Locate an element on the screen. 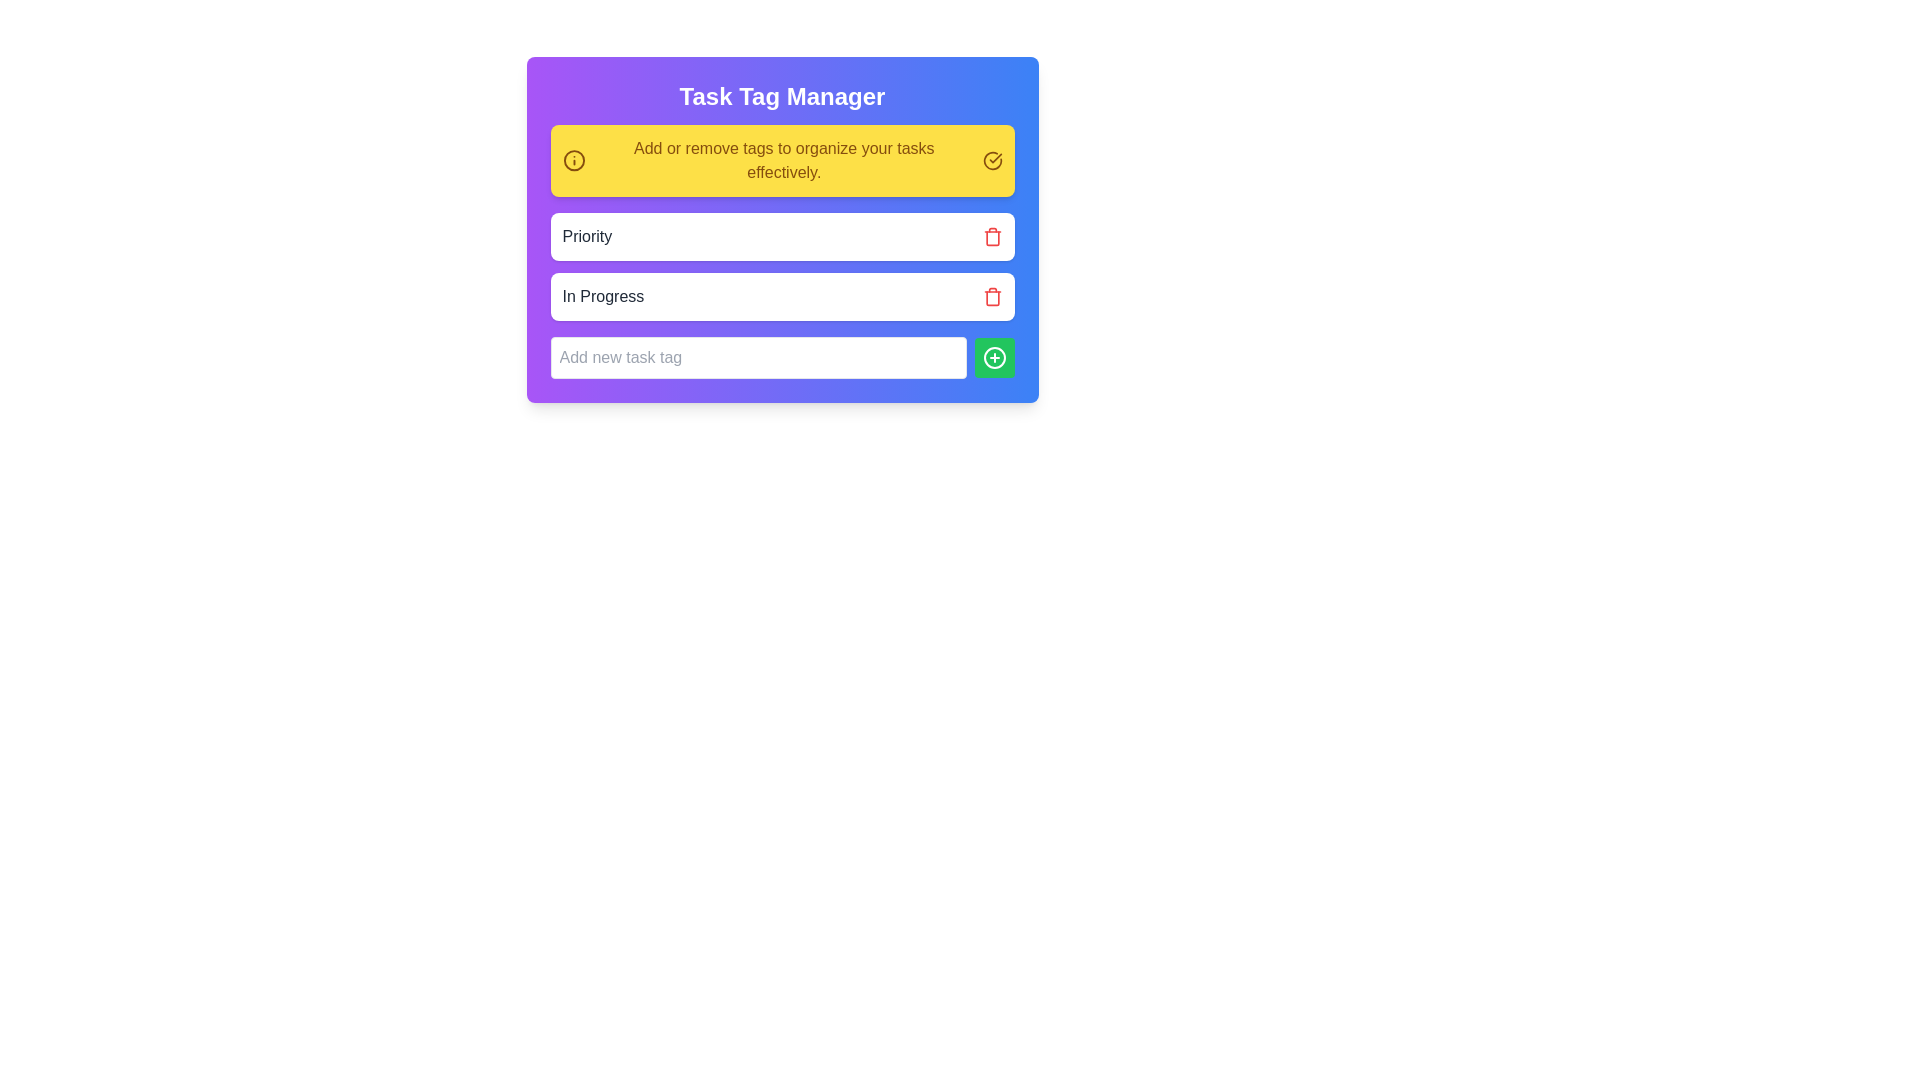 The image size is (1920, 1080). the confirmation or refresh button located at the top-right corner of the yellow notification banner titled 'Add or remove tags to organize your tasks effectively' is located at coordinates (992, 160).